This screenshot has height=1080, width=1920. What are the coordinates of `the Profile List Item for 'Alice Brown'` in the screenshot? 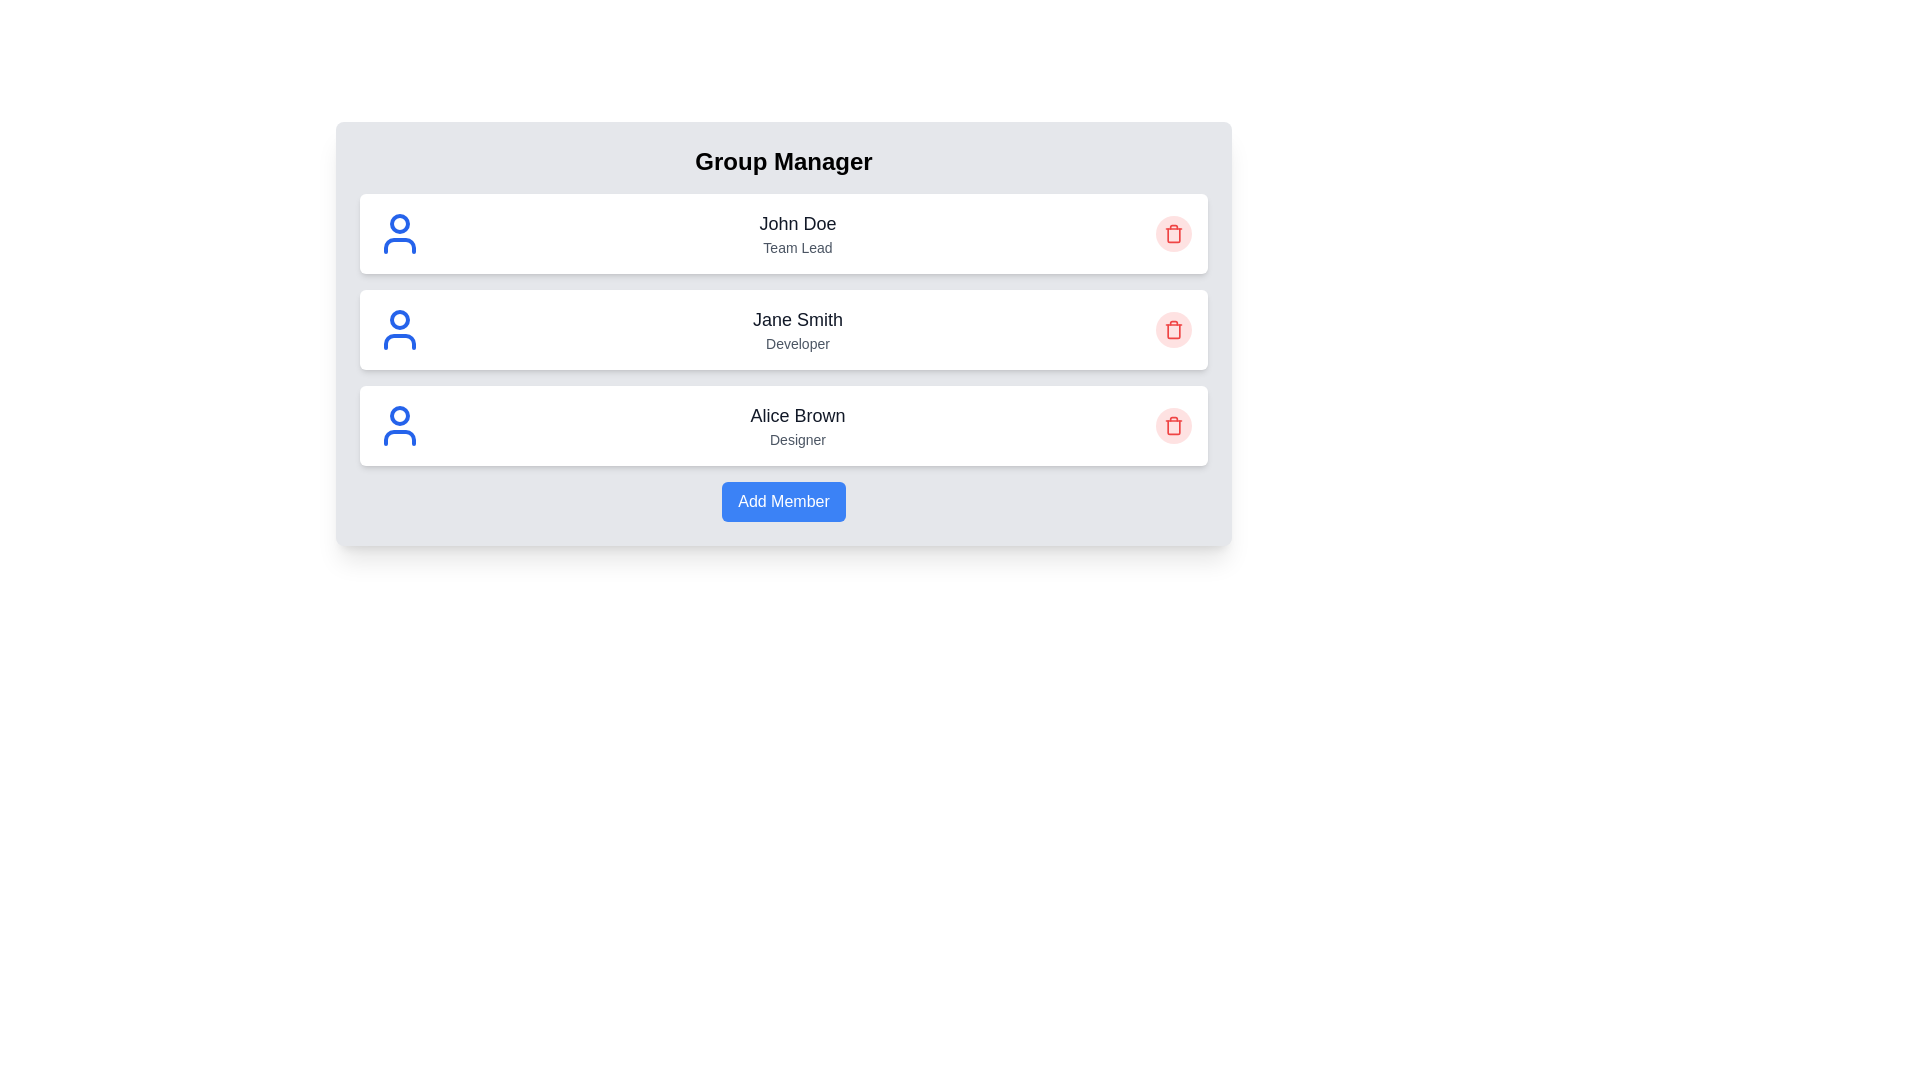 It's located at (782, 424).